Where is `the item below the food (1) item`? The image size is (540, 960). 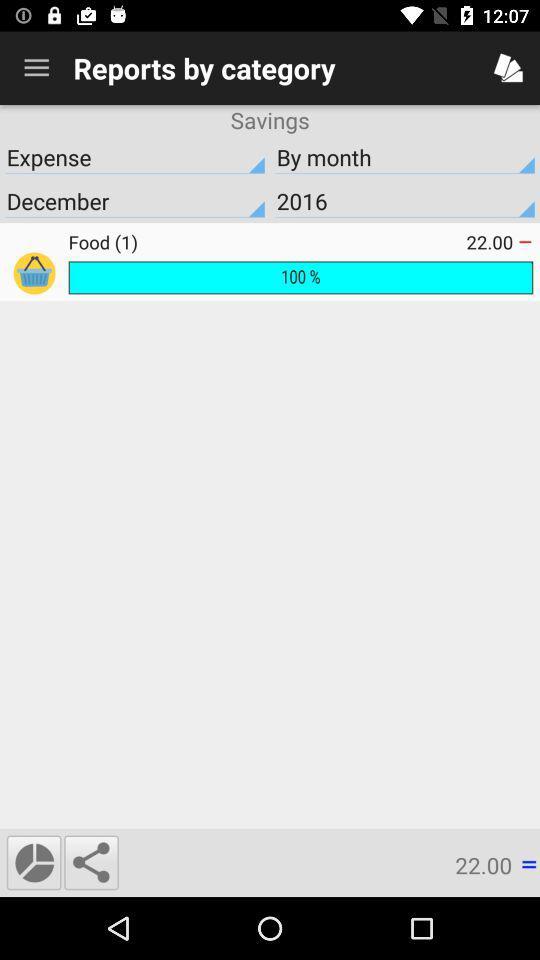 the item below the food (1) item is located at coordinates (299, 276).